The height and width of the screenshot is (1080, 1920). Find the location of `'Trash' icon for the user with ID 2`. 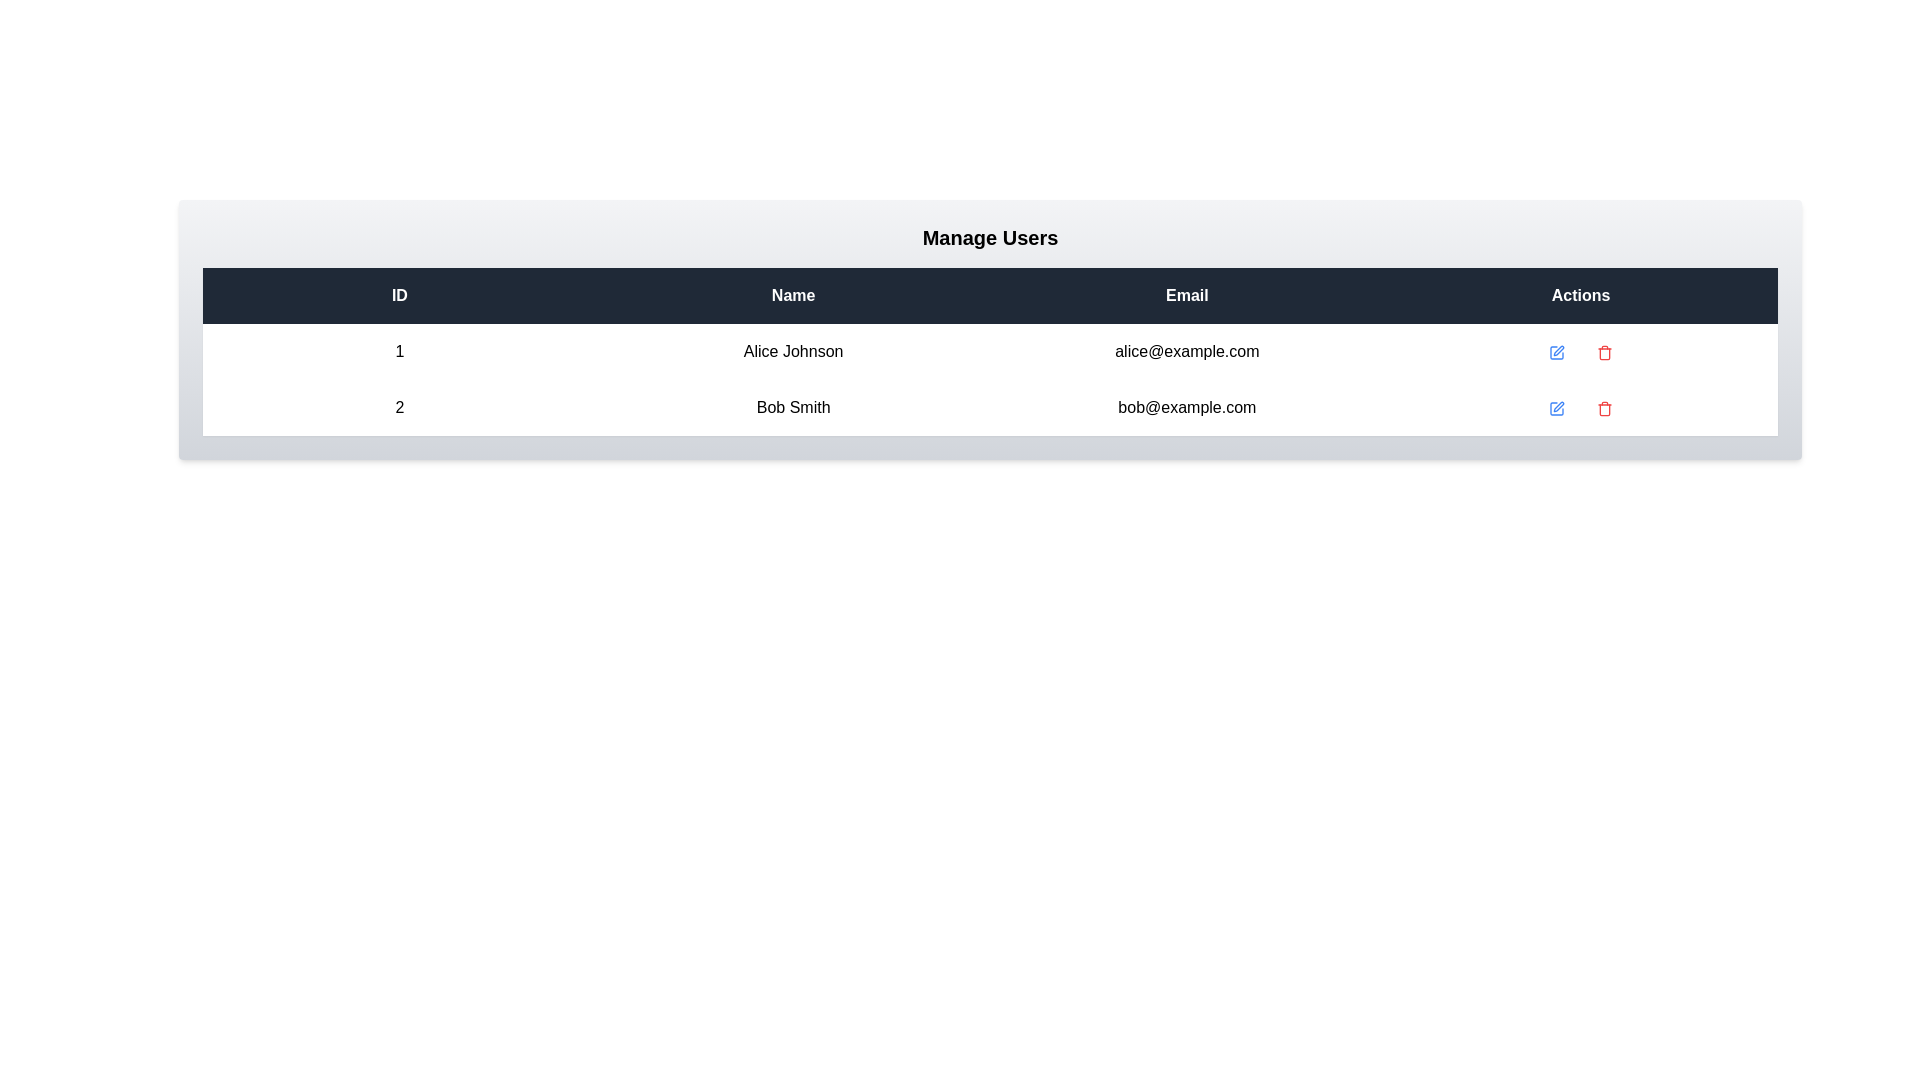

'Trash' icon for the user with ID 2 is located at coordinates (1605, 407).